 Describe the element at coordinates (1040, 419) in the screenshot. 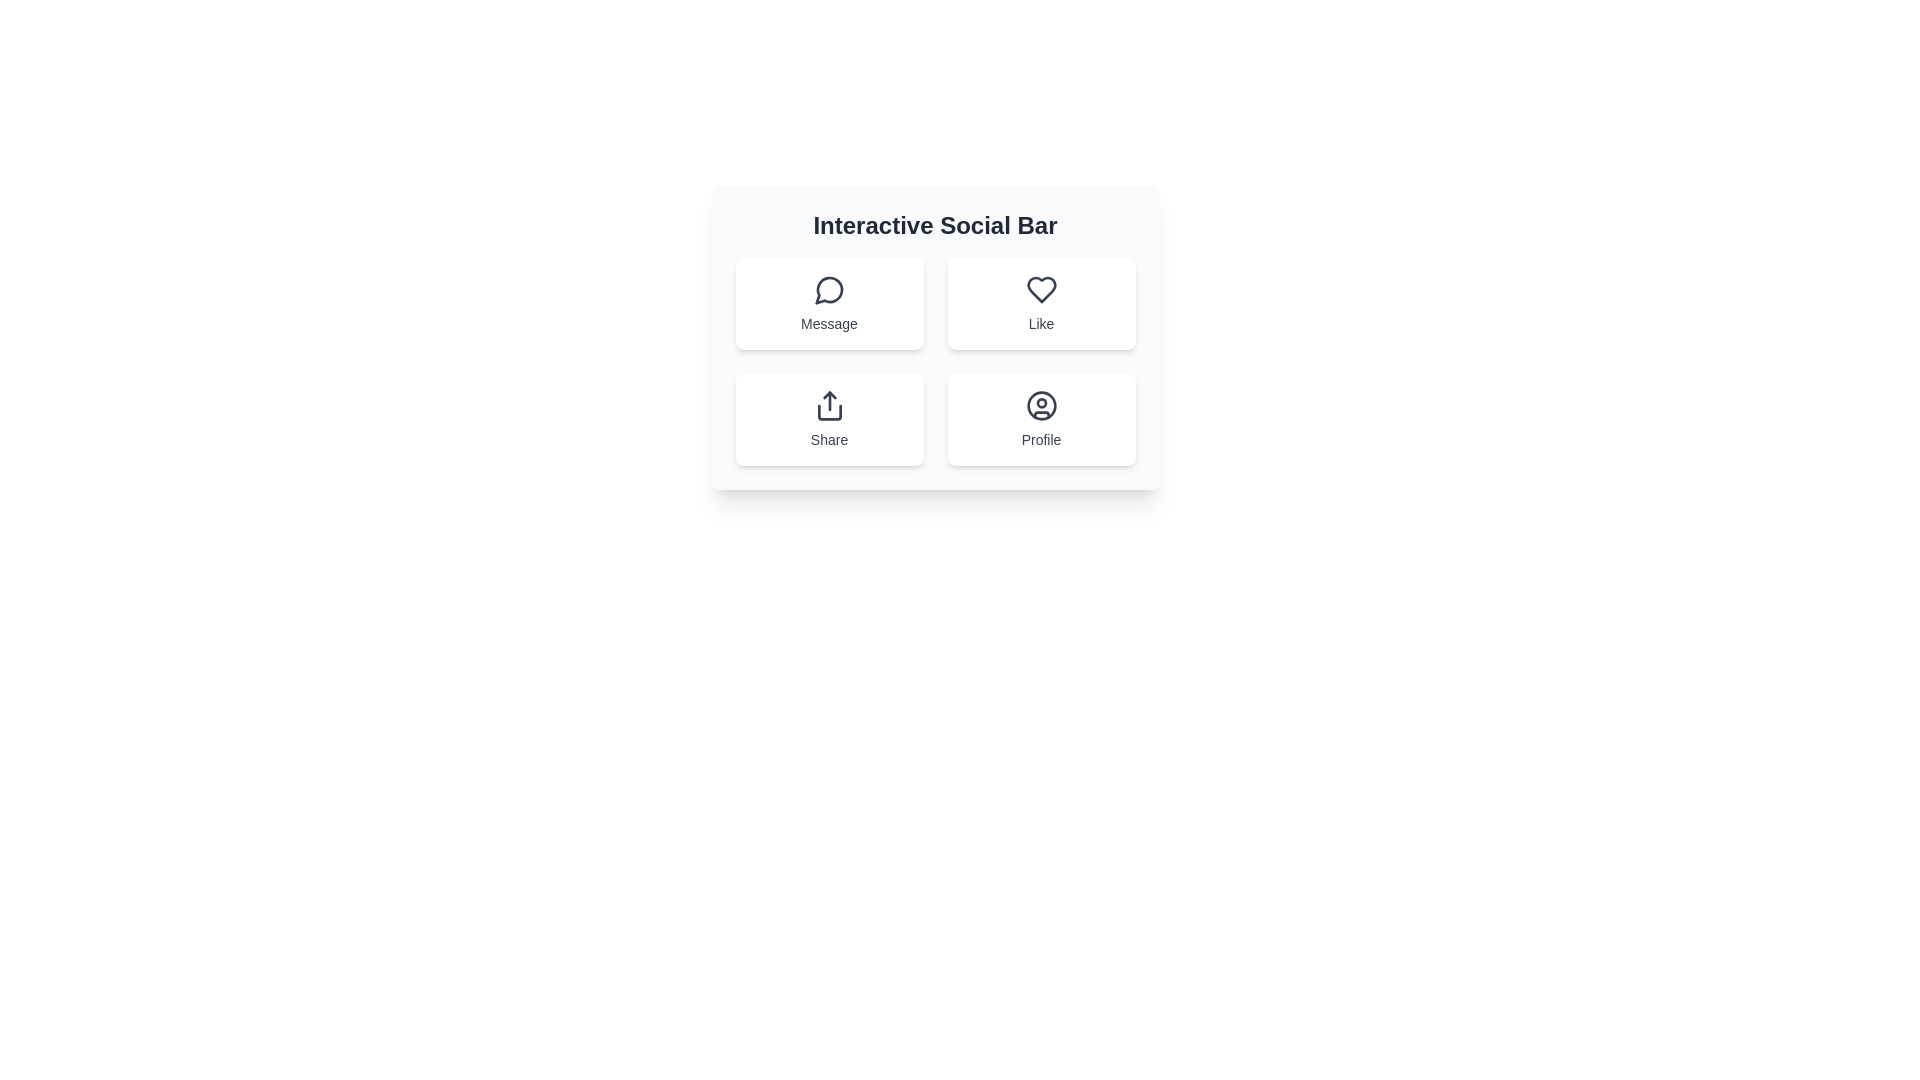

I see `the 'Profile' button which is a box-shaped button with a white background and gray rounded corners, featuring a user profile icon and the label 'Profile' in bold text, located in the fourth position of a grid layout` at that location.